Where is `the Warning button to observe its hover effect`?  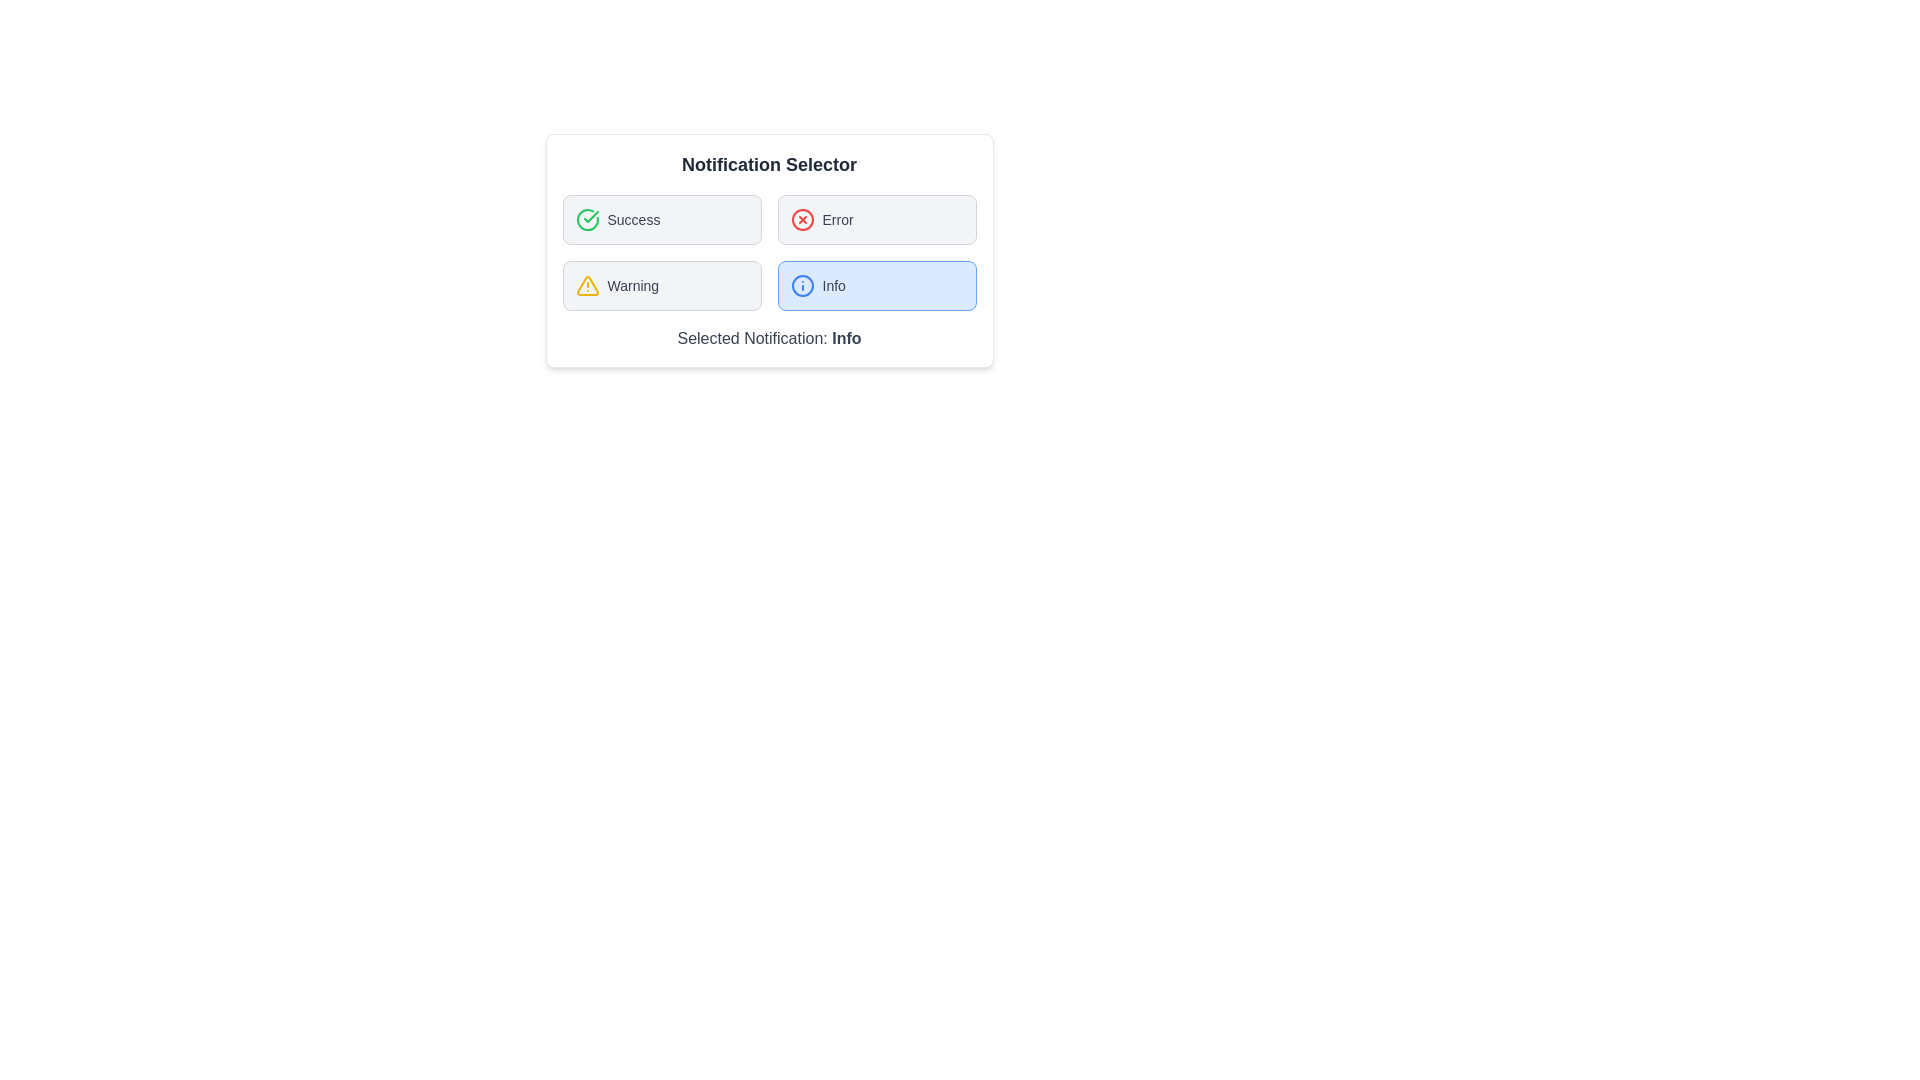
the Warning button to observe its hover effect is located at coordinates (662, 285).